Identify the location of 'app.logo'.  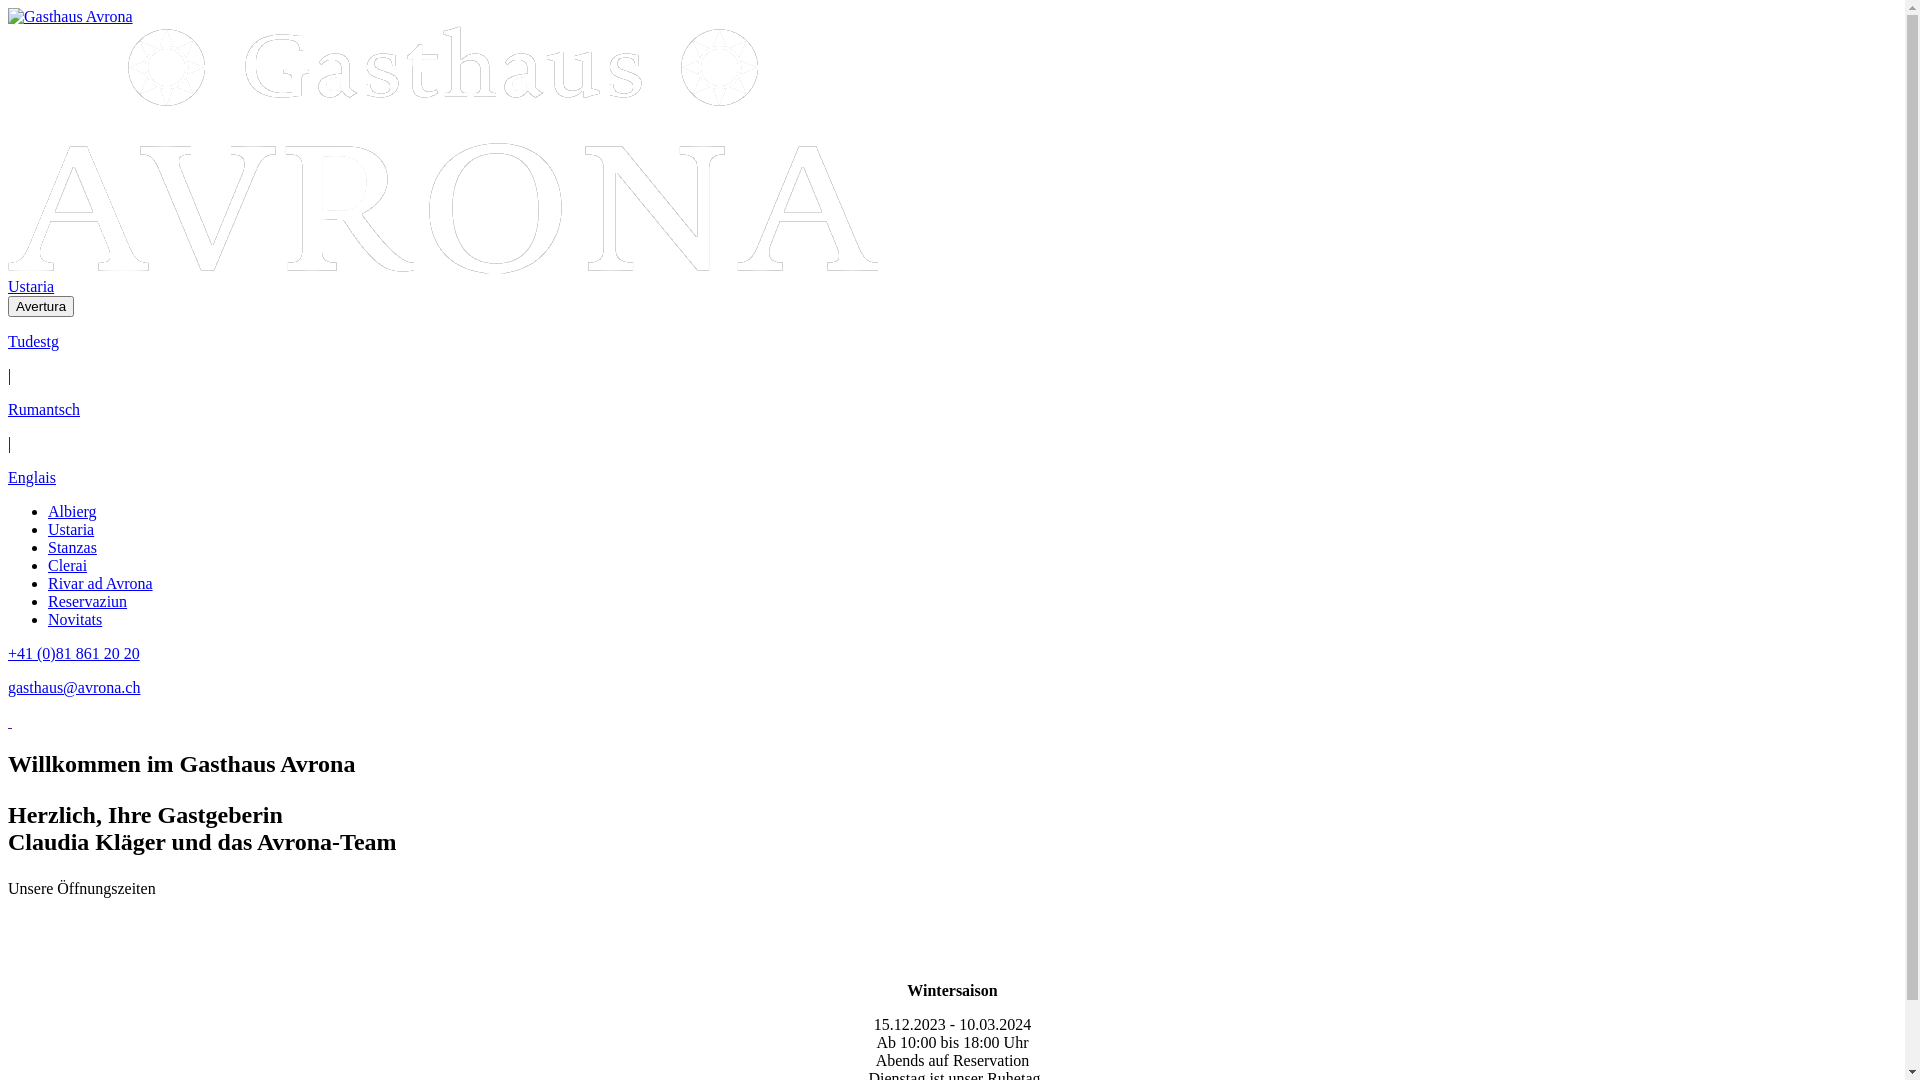
(441, 267).